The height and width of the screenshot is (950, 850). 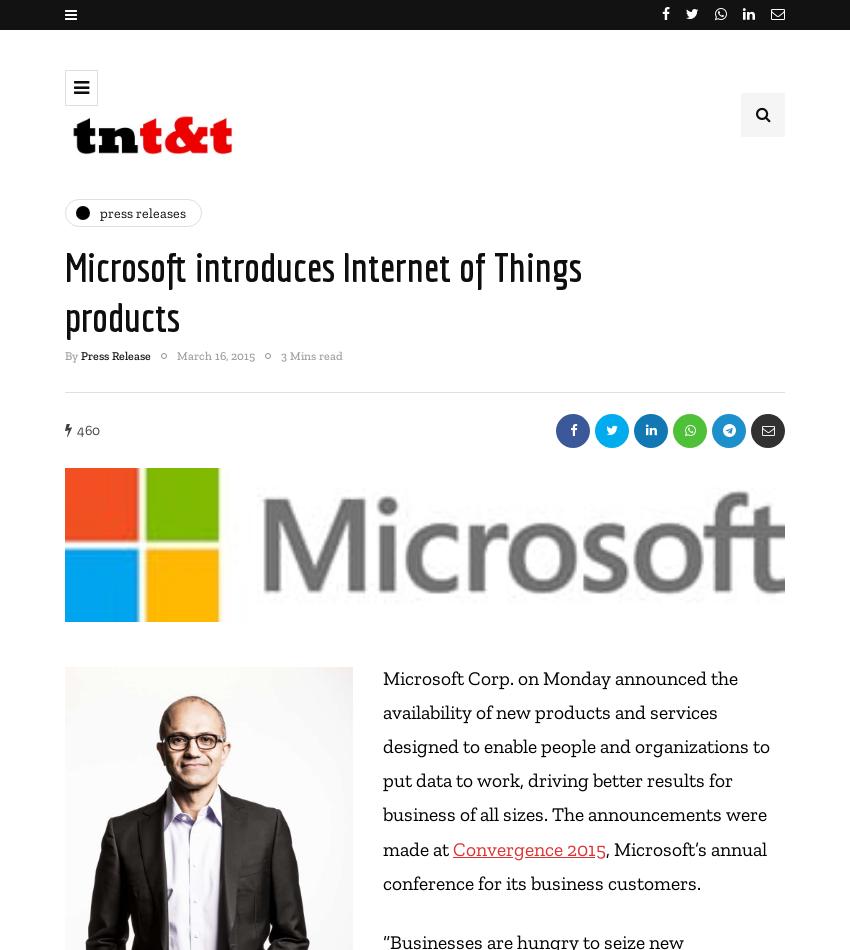 What do you see at coordinates (142, 212) in the screenshot?
I see `'Press Releases'` at bounding box center [142, 212].